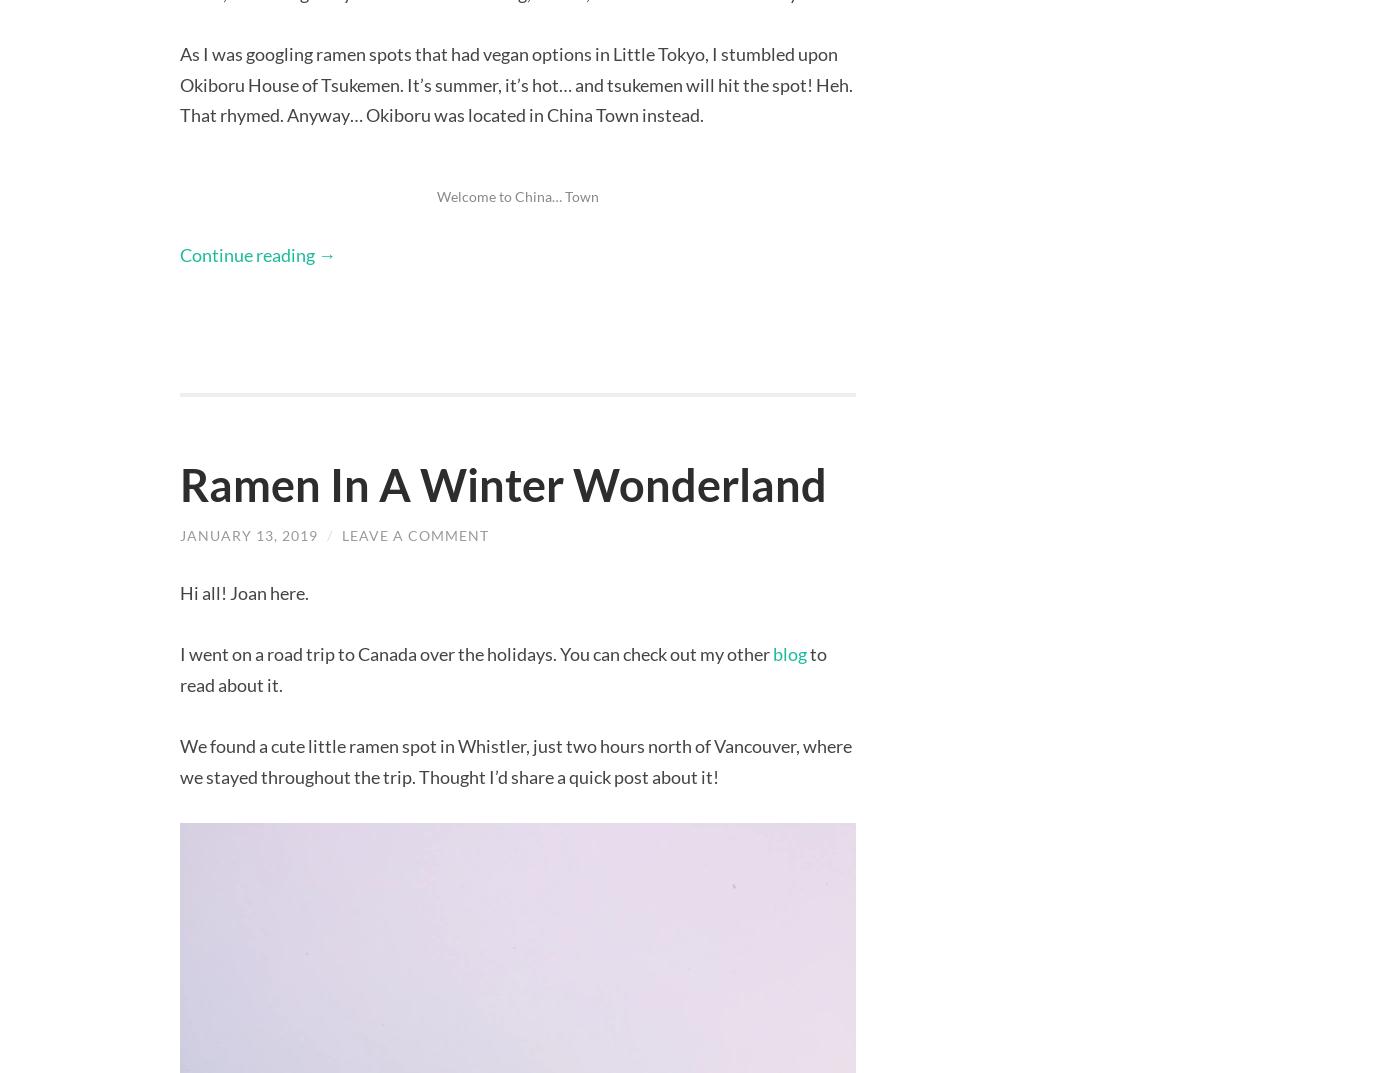 This screenshot has height=1073, width=1400. Describe the element at coordinates (502, 483) in the screenshot. I see `'Ramen In A Winter Wonderland'` at that location.